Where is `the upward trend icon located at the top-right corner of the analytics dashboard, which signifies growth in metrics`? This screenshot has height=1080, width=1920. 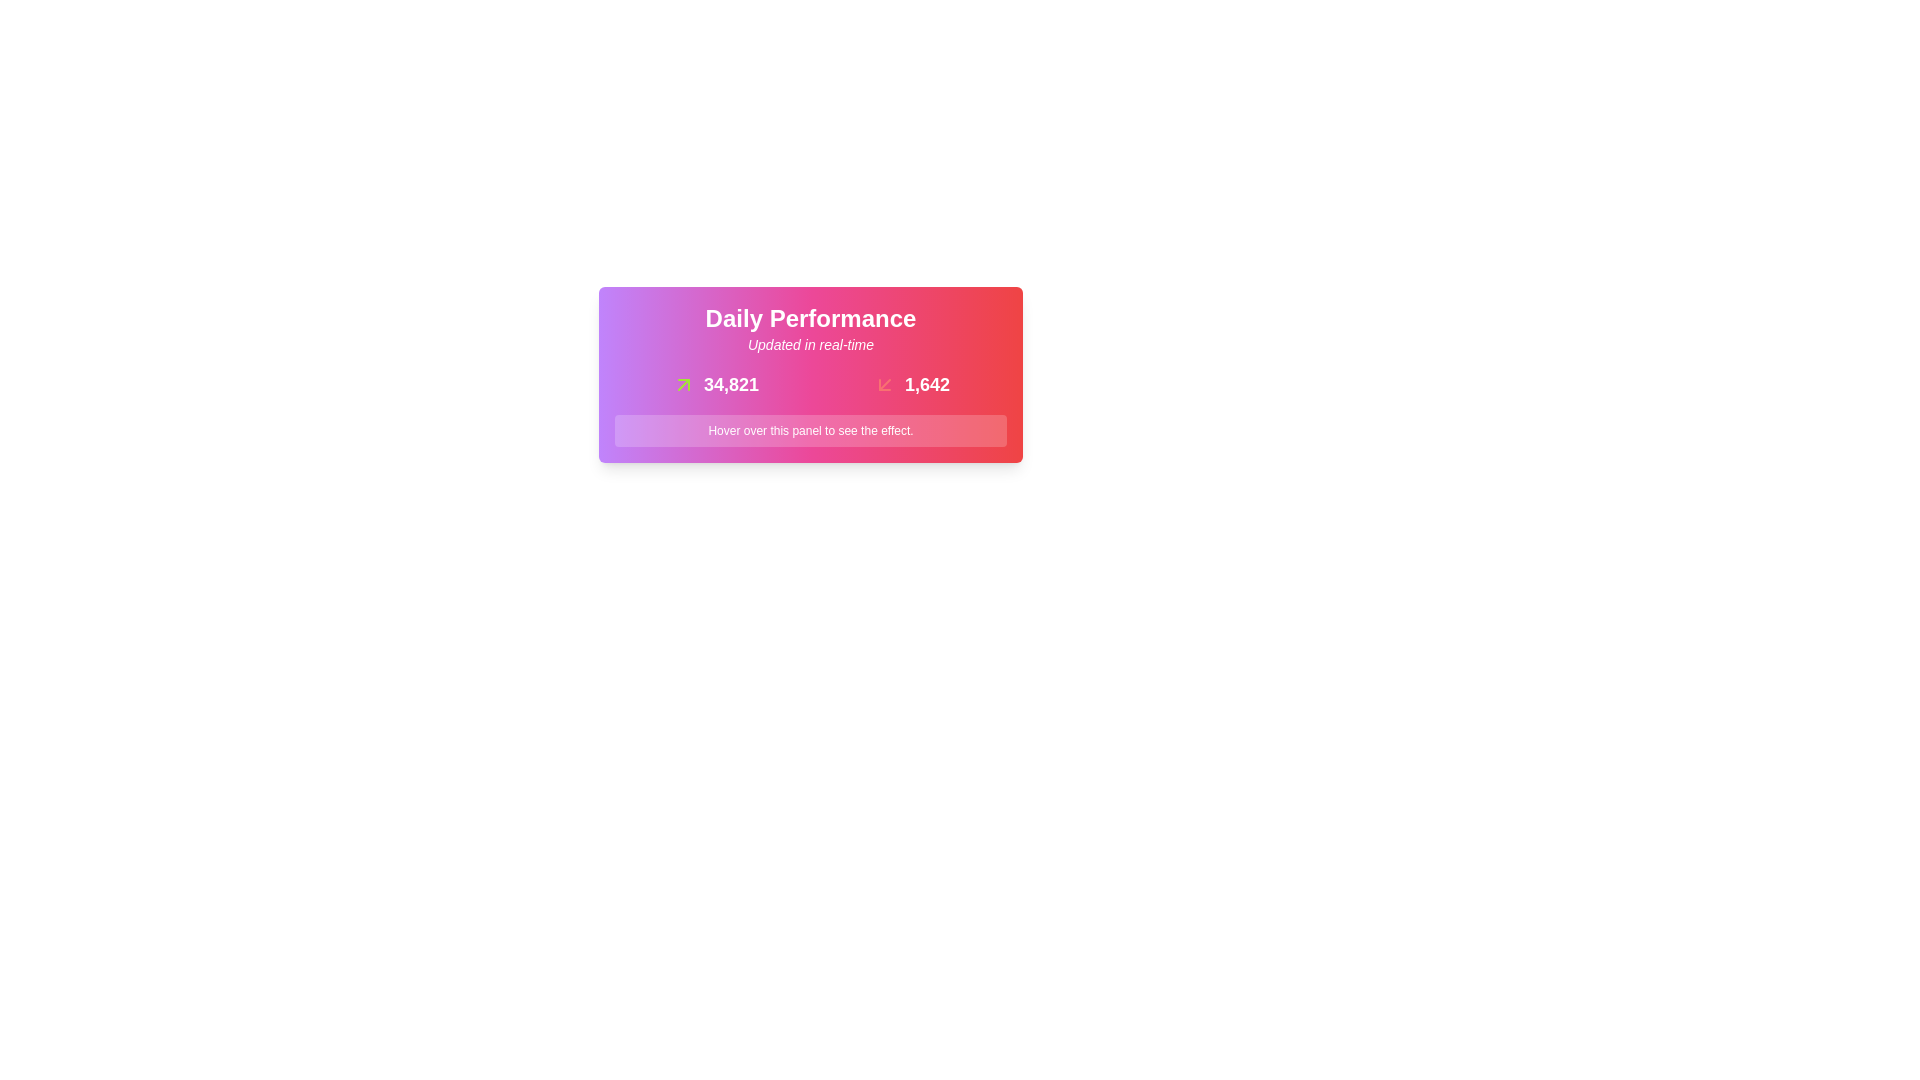
the upward trend icon located at the top-right corner of the analytics dashboard, which signifies growth in metrics is located at coordinates (683, 385).